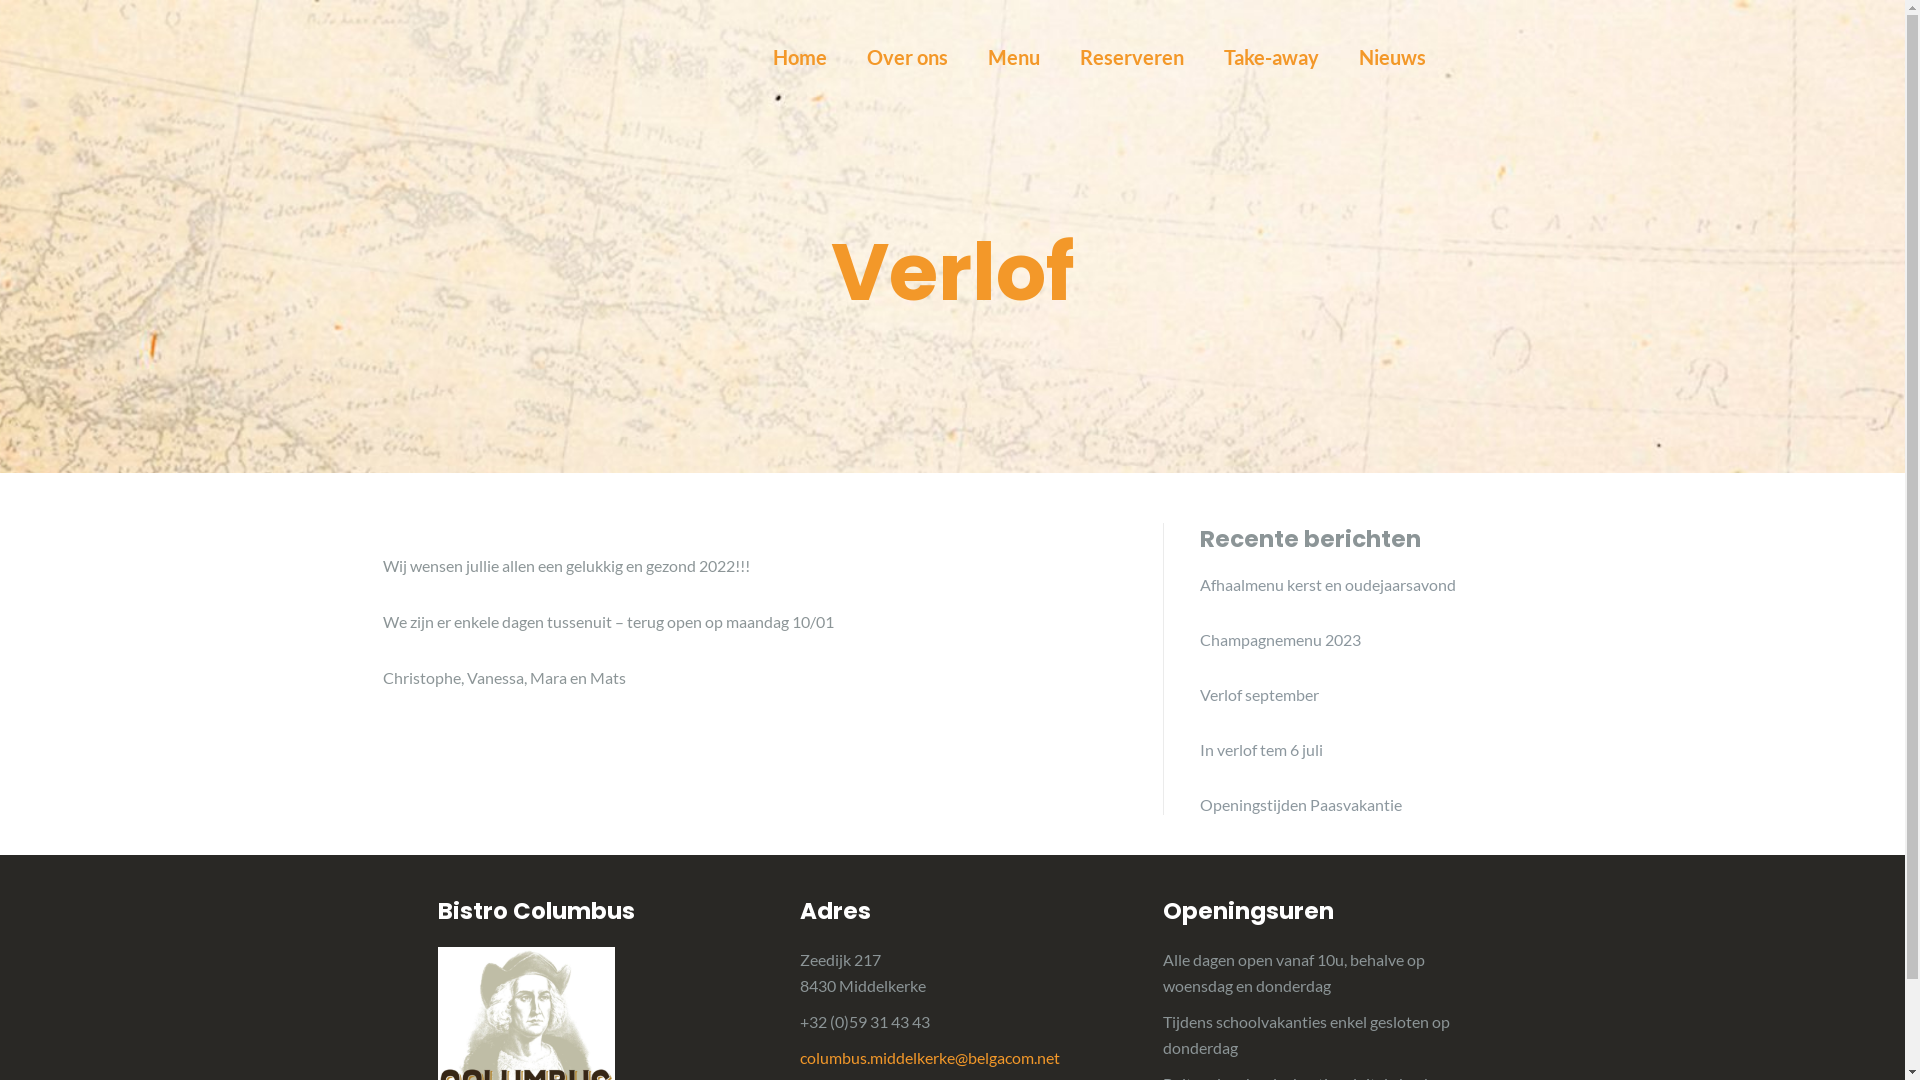  Describe the element at coordinates (1343, 585) in the screenshot. I see `'Afhaalmenu kerst en oudejaarsavond'` at that location.